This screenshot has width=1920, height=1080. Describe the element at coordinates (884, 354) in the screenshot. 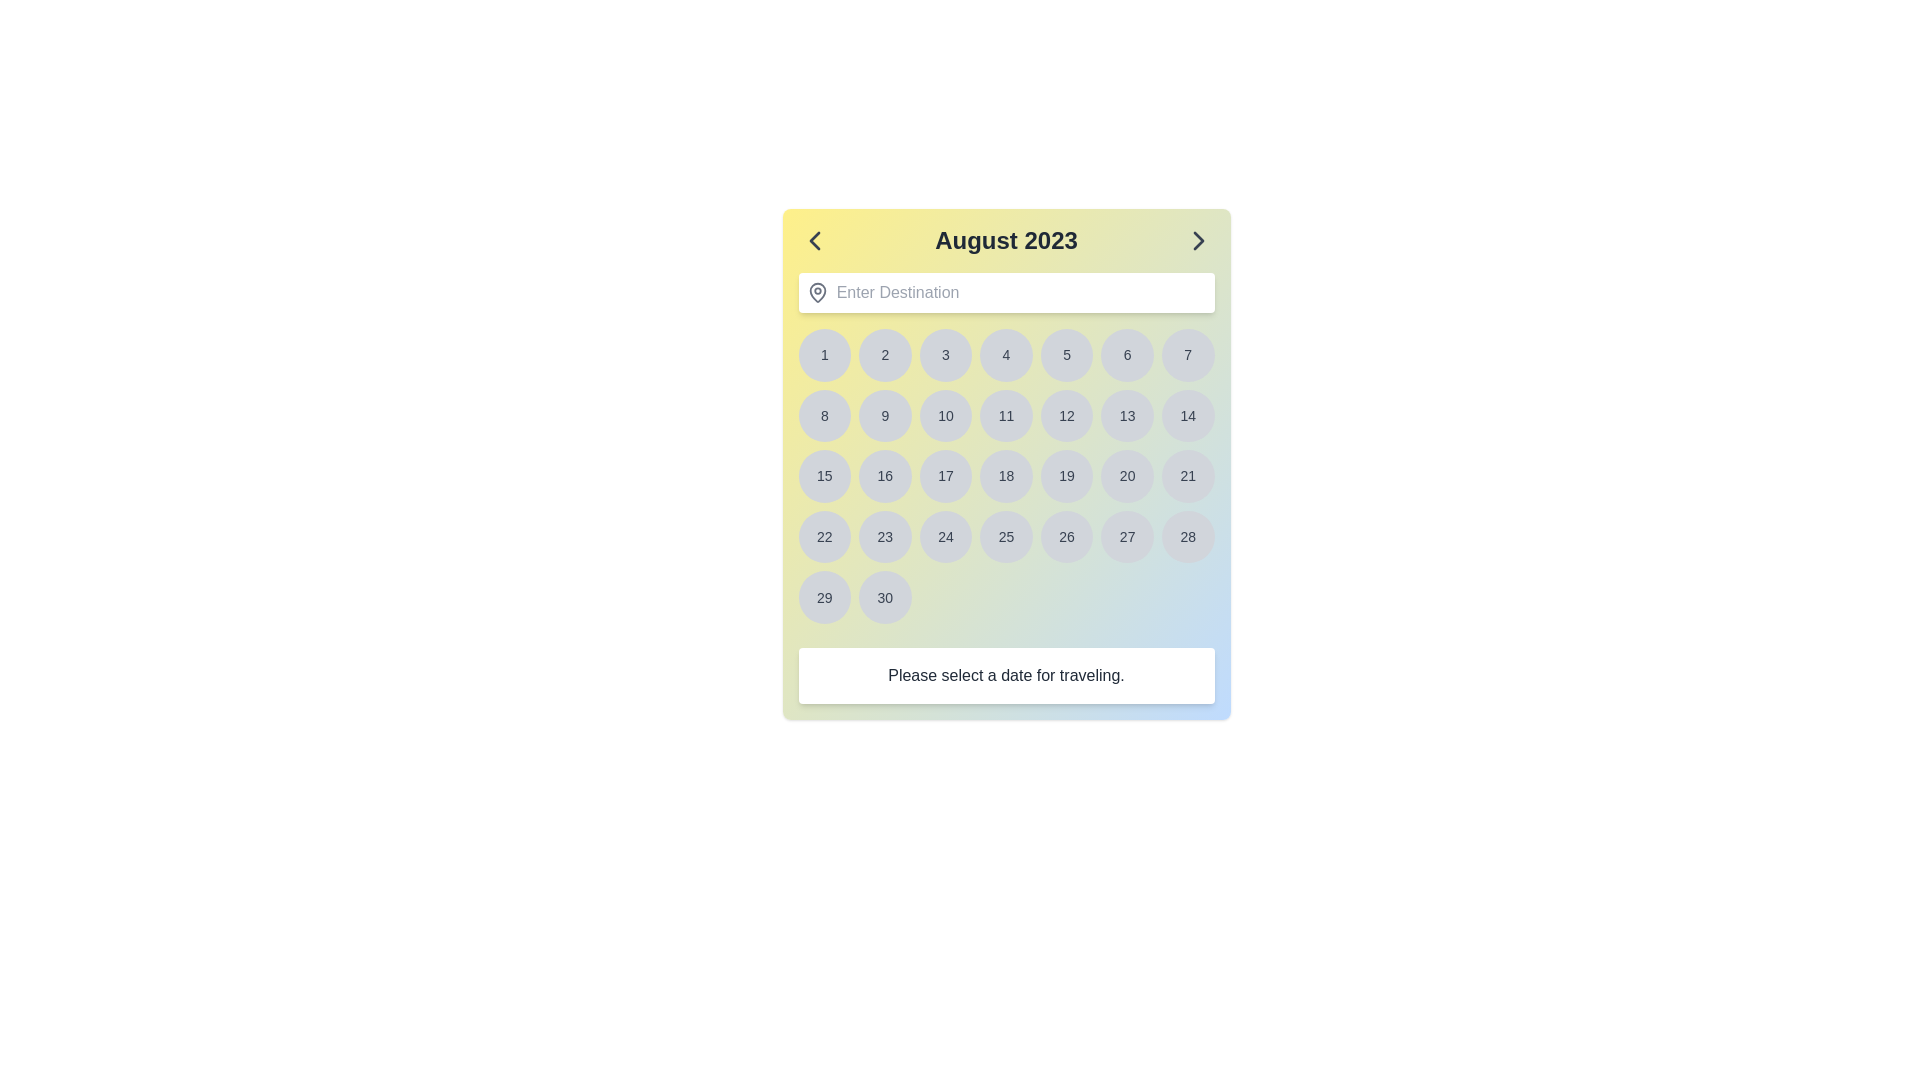

I see `the button representing the 2nd of the month in the calendar, located in the second column of the first row of the grid below the month display 'August 2023'` at that location.